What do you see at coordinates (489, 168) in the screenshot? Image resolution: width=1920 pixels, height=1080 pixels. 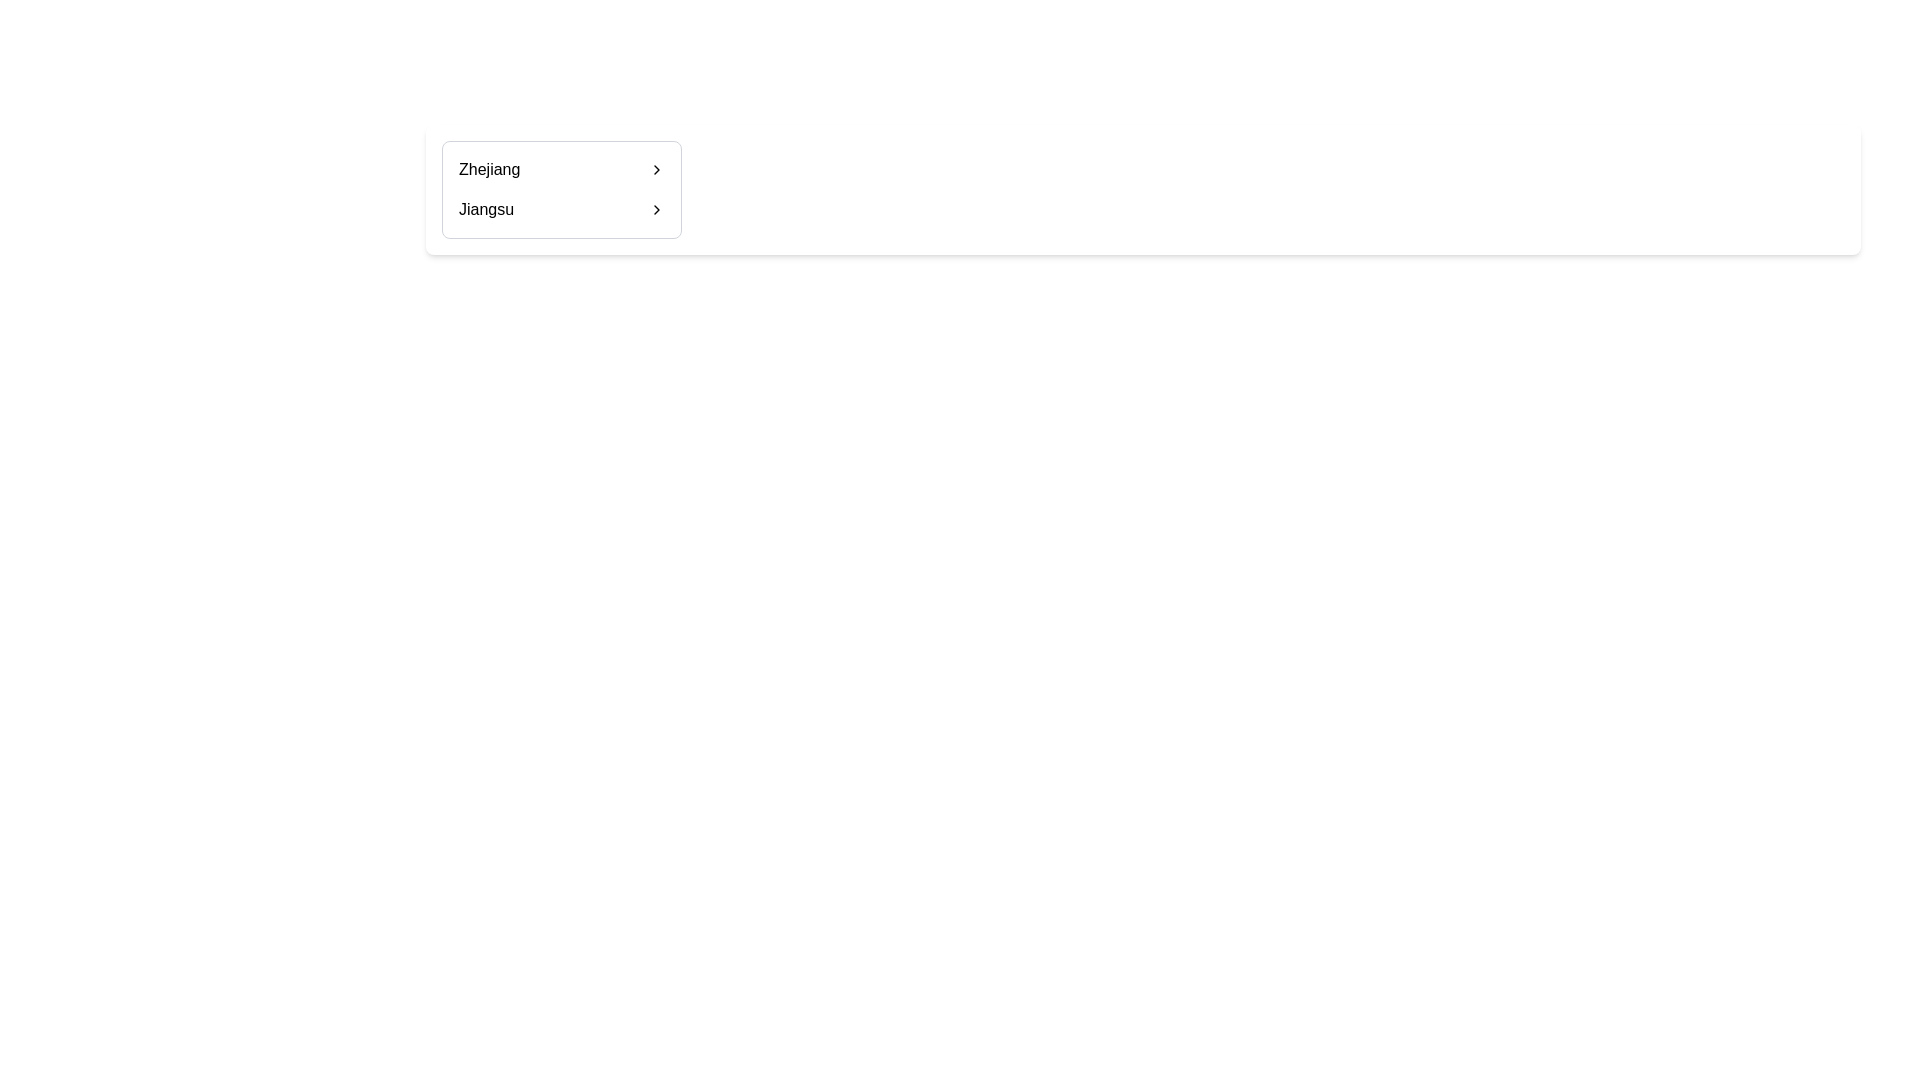 I see `the text label representing the region 'Zhejiang'` at bounding box center [489, 168].